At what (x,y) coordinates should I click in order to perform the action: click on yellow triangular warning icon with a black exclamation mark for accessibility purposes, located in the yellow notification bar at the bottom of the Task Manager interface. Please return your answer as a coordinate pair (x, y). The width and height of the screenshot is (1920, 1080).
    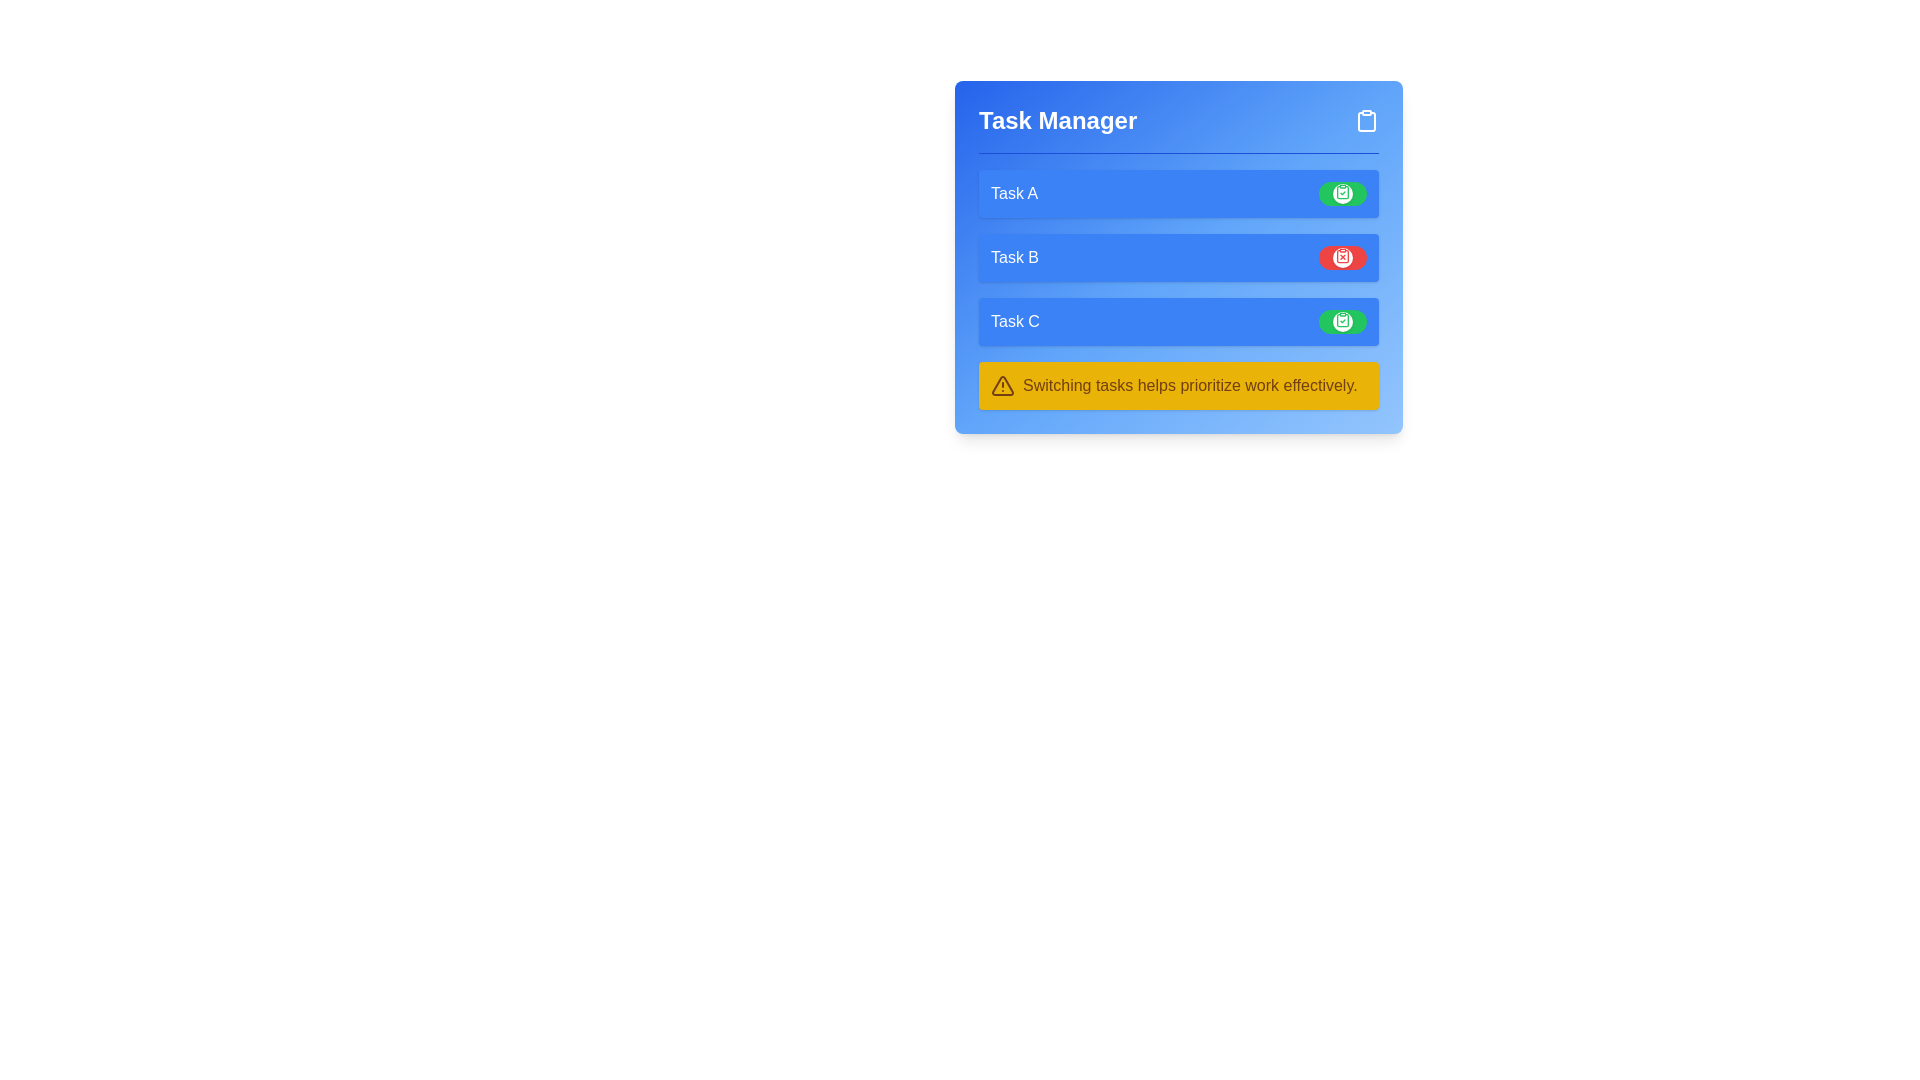
    Looking at the image, I should click on (1003, 385).